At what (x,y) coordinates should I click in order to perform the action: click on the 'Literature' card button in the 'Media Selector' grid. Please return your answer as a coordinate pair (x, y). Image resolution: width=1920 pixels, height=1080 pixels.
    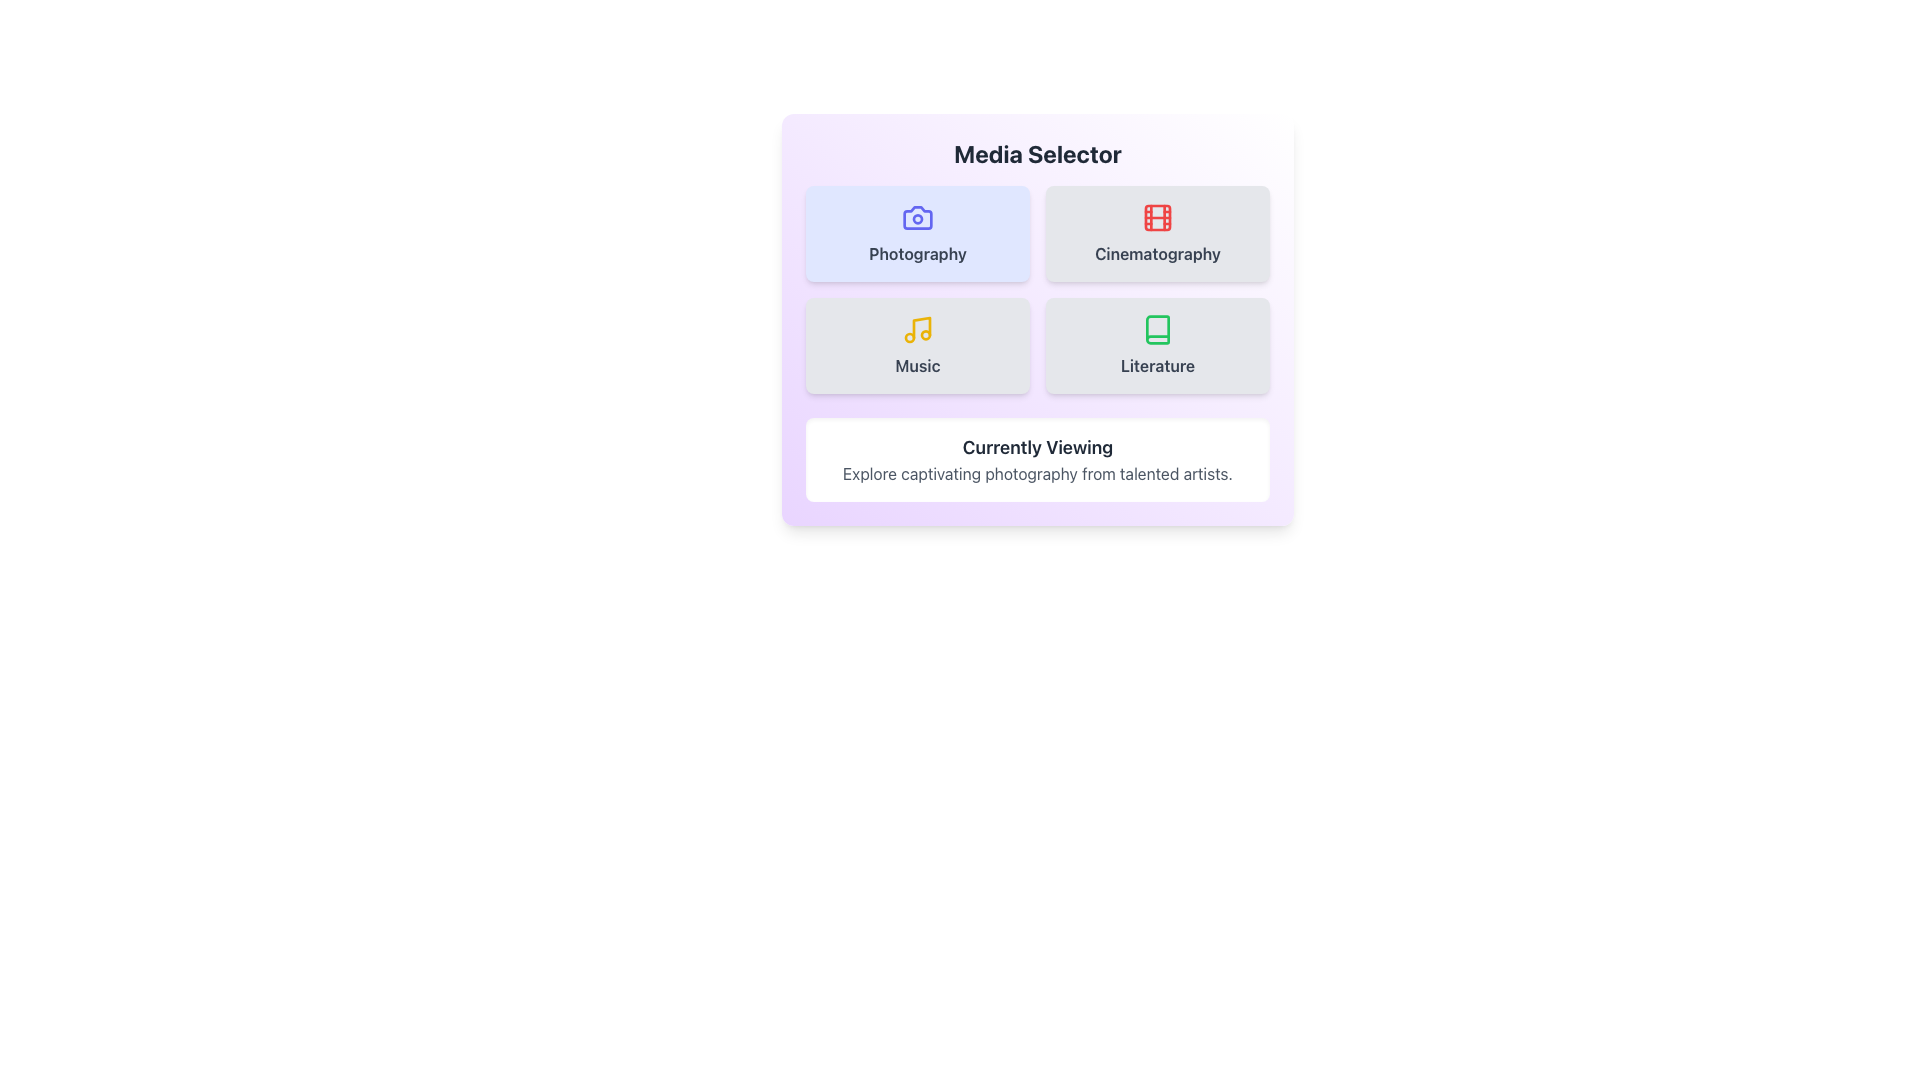
    Looking at the image, I should click on (1157, 345).